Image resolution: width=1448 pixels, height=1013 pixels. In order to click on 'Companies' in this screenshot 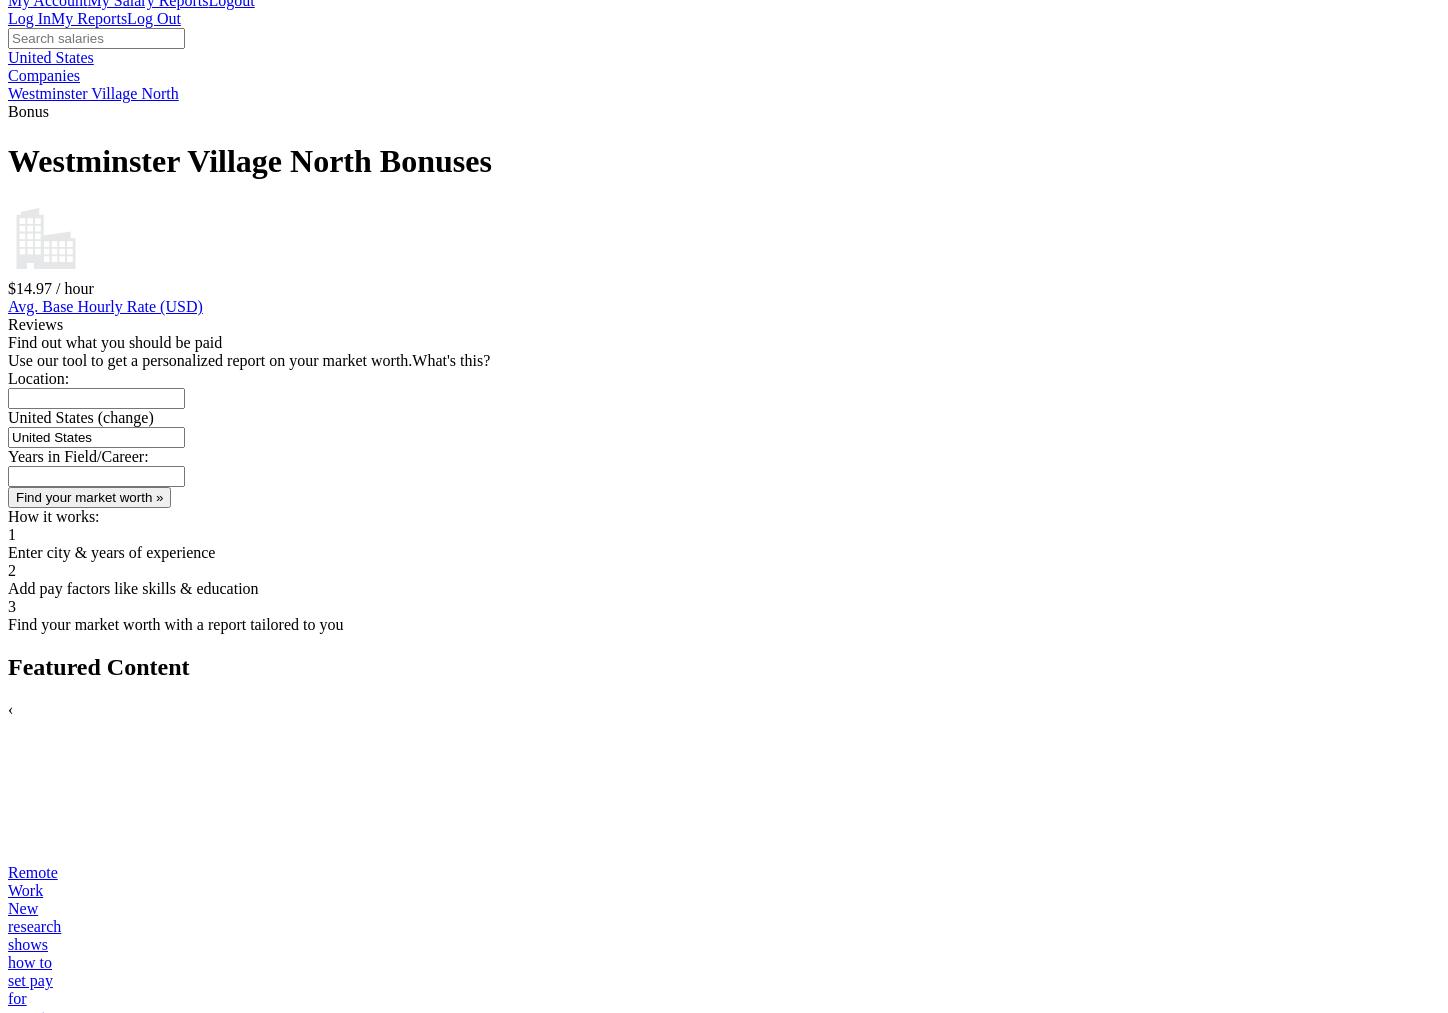, I will do `click(7, 74)`.